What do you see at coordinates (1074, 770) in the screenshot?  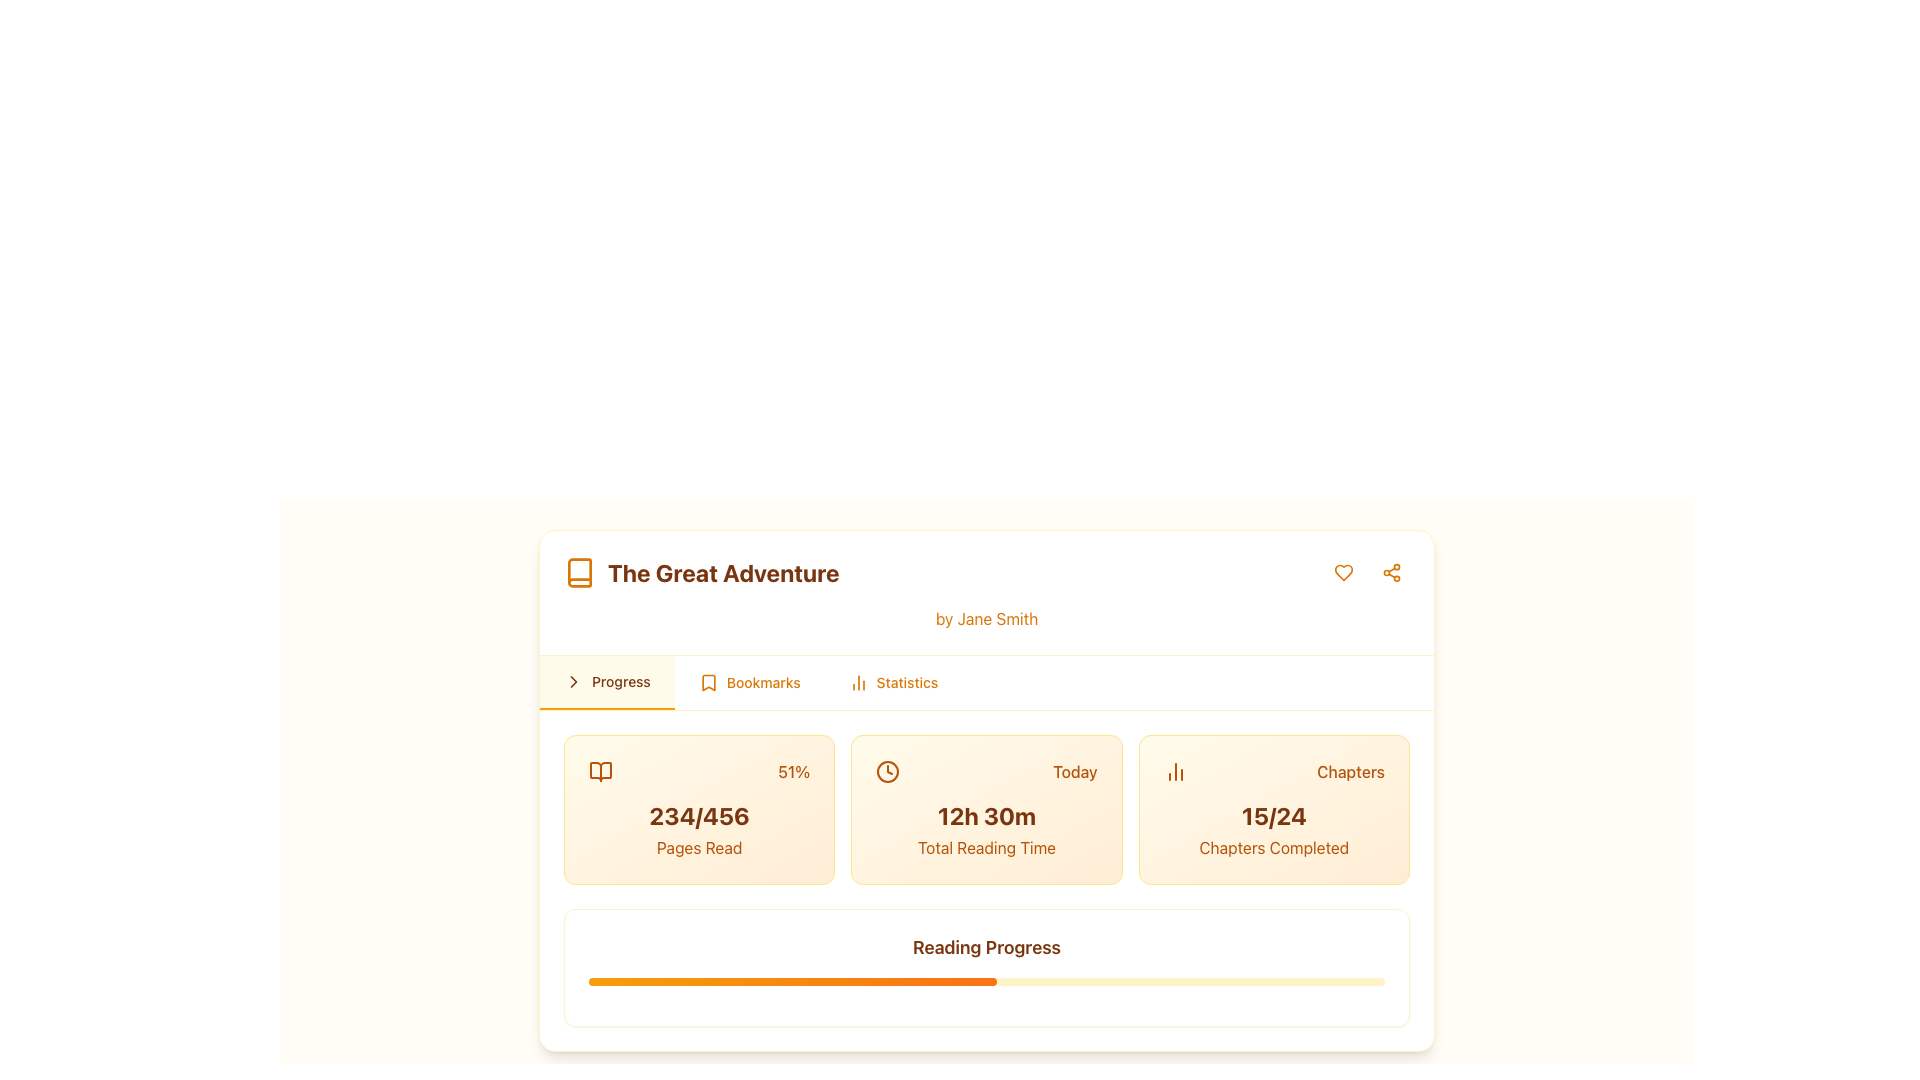 I see `the informational text label indicating 'Today' reading time located at the top right of the card displaying 'Total Reading Time'` at bounding box center [1074, 770].